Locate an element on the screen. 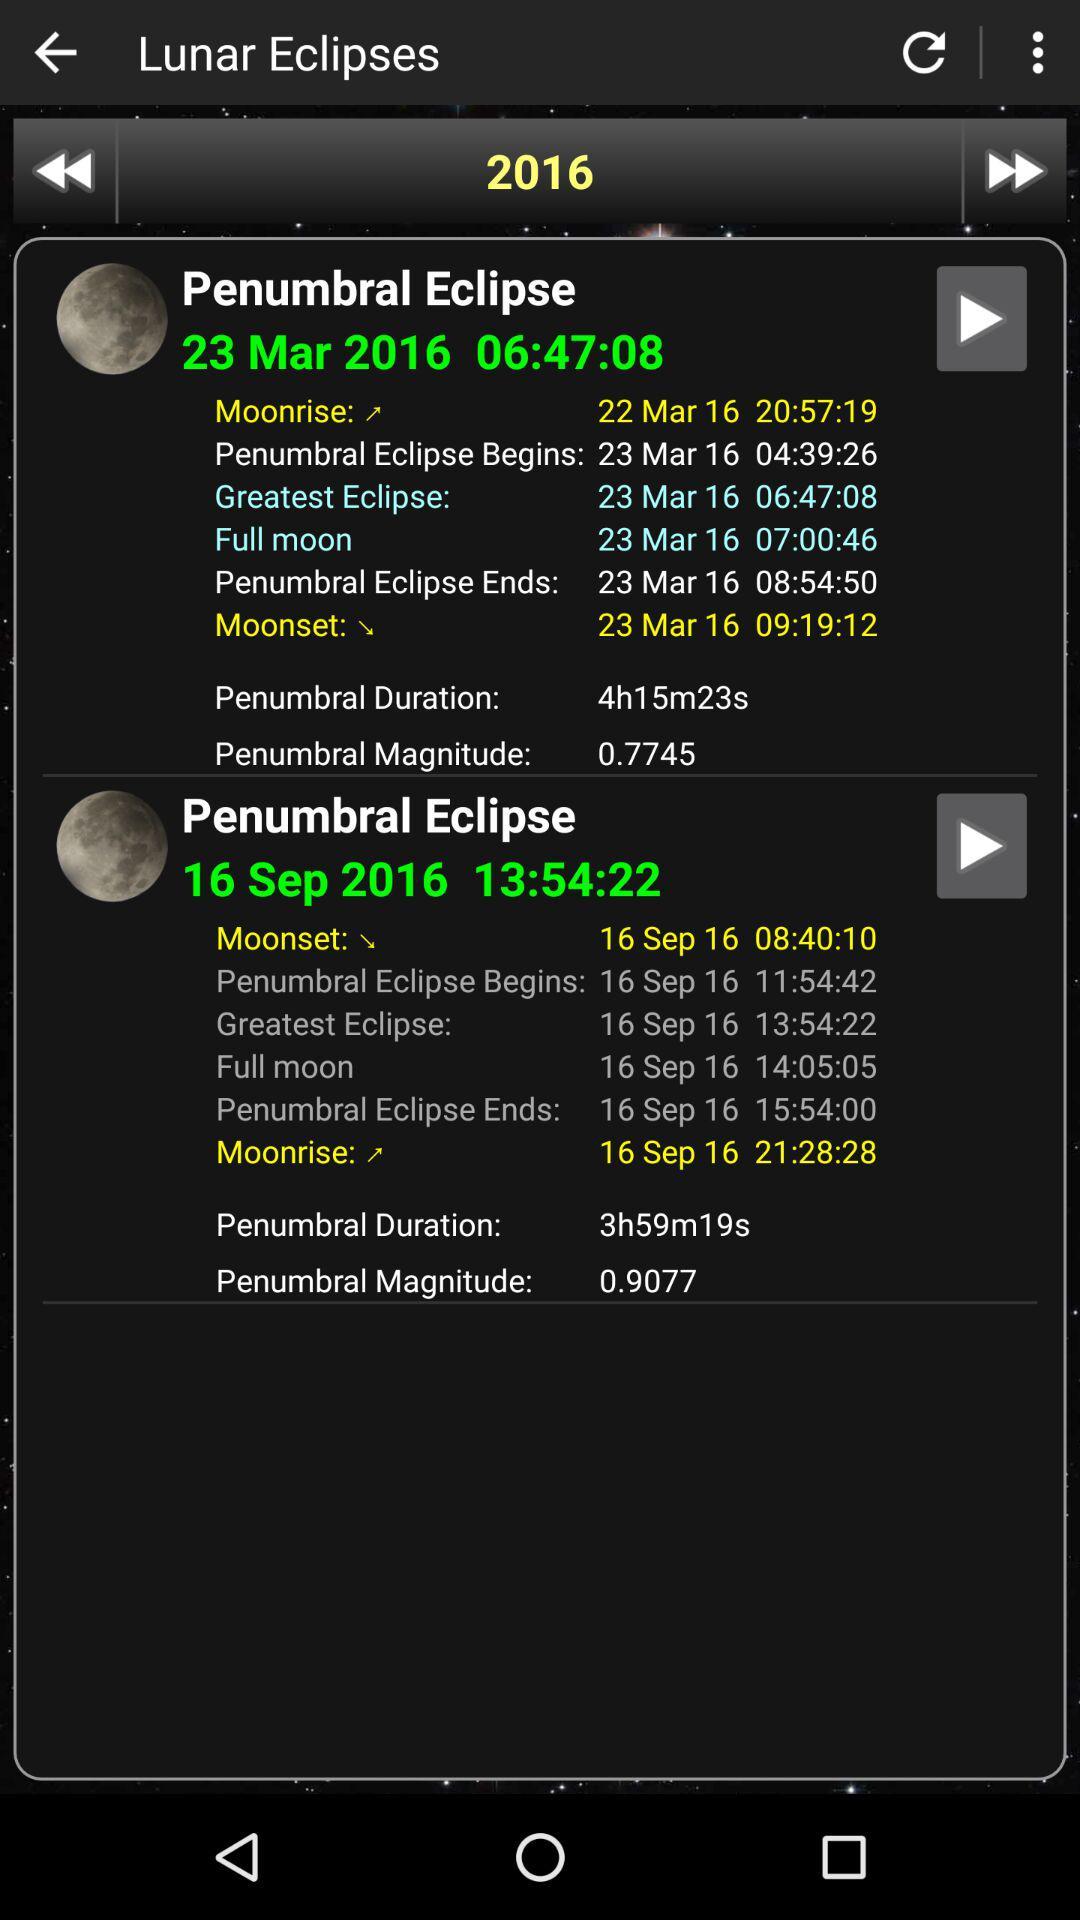  the video is located at coordinates (980, 317).